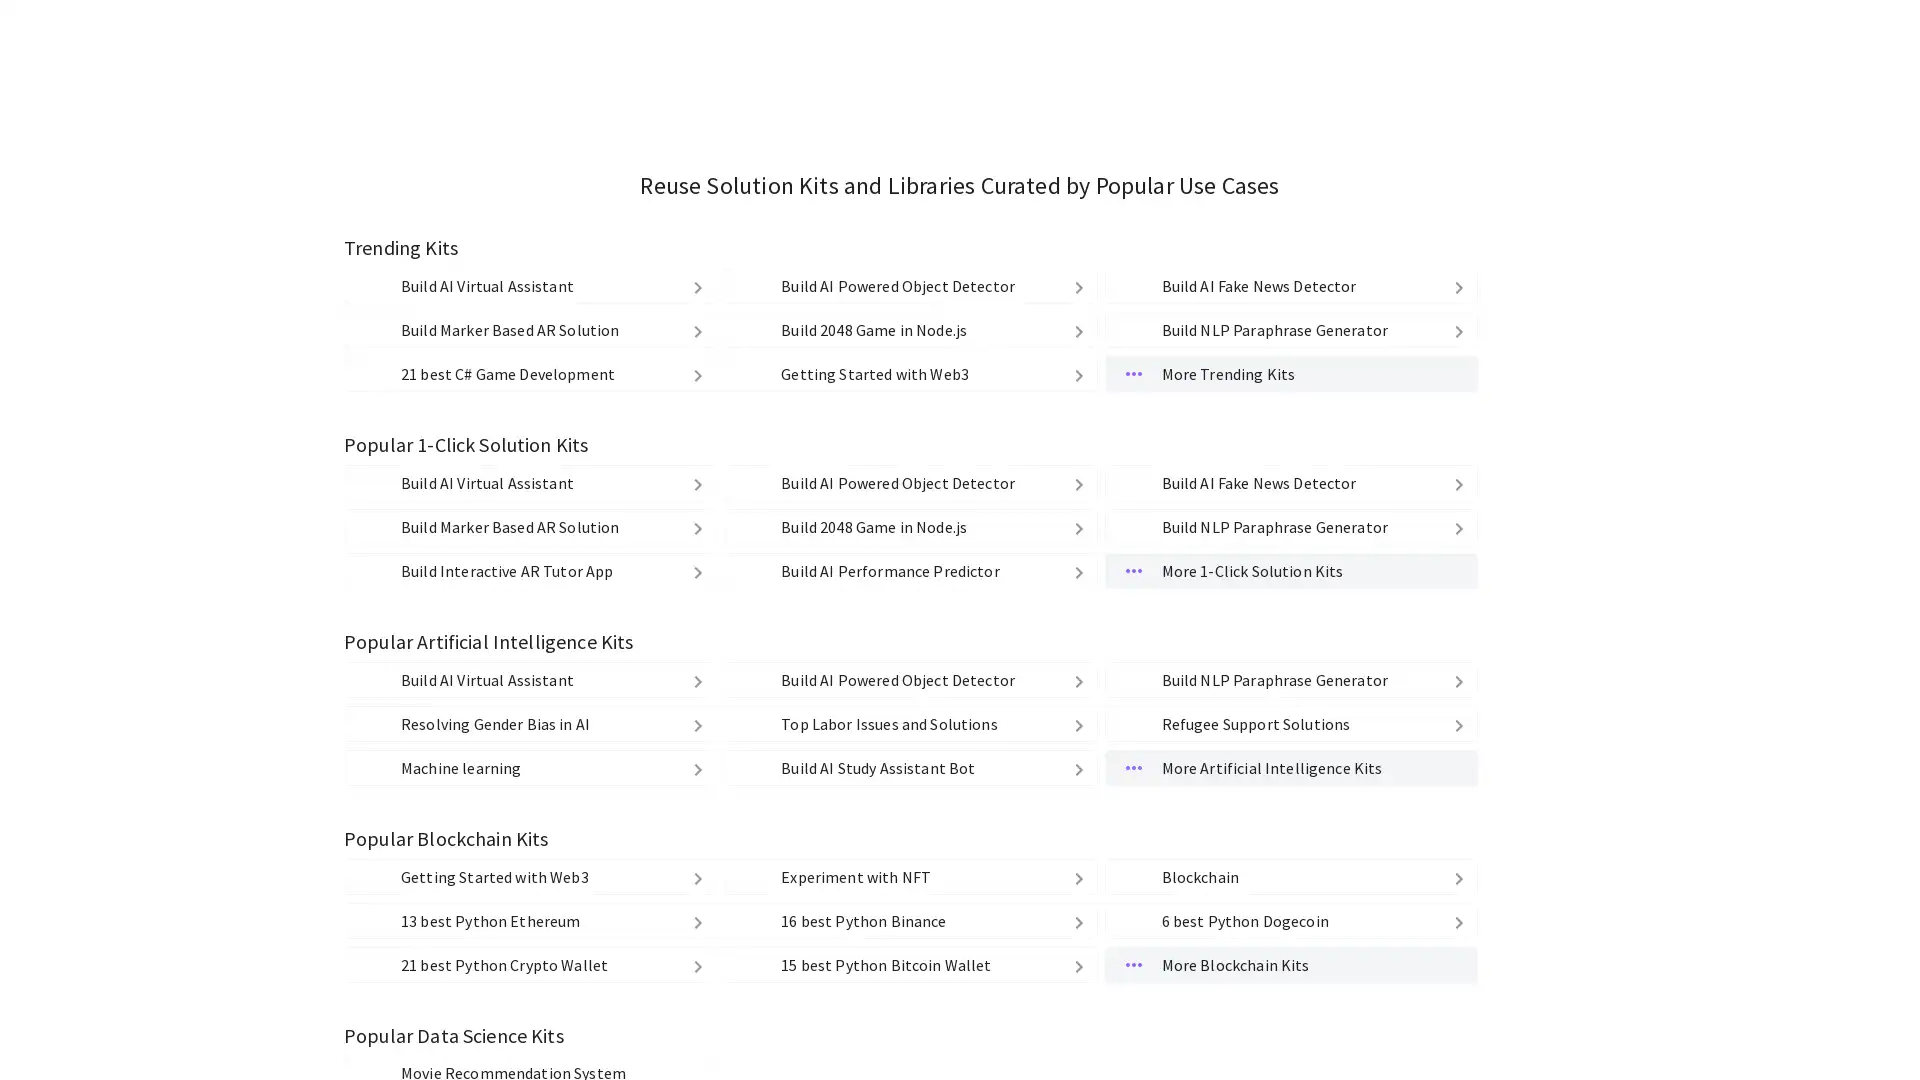 This screenshot has height=1080, width=1920. I want to click on delete, so click(1077, 789).